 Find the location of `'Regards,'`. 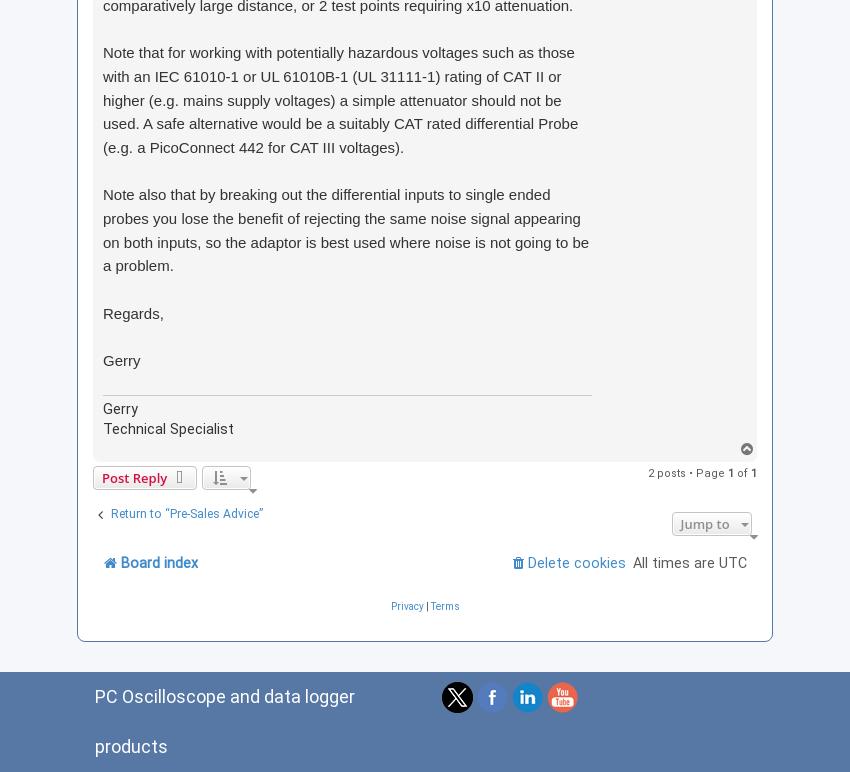

'Regards,' is located at coordinates (102, 311).